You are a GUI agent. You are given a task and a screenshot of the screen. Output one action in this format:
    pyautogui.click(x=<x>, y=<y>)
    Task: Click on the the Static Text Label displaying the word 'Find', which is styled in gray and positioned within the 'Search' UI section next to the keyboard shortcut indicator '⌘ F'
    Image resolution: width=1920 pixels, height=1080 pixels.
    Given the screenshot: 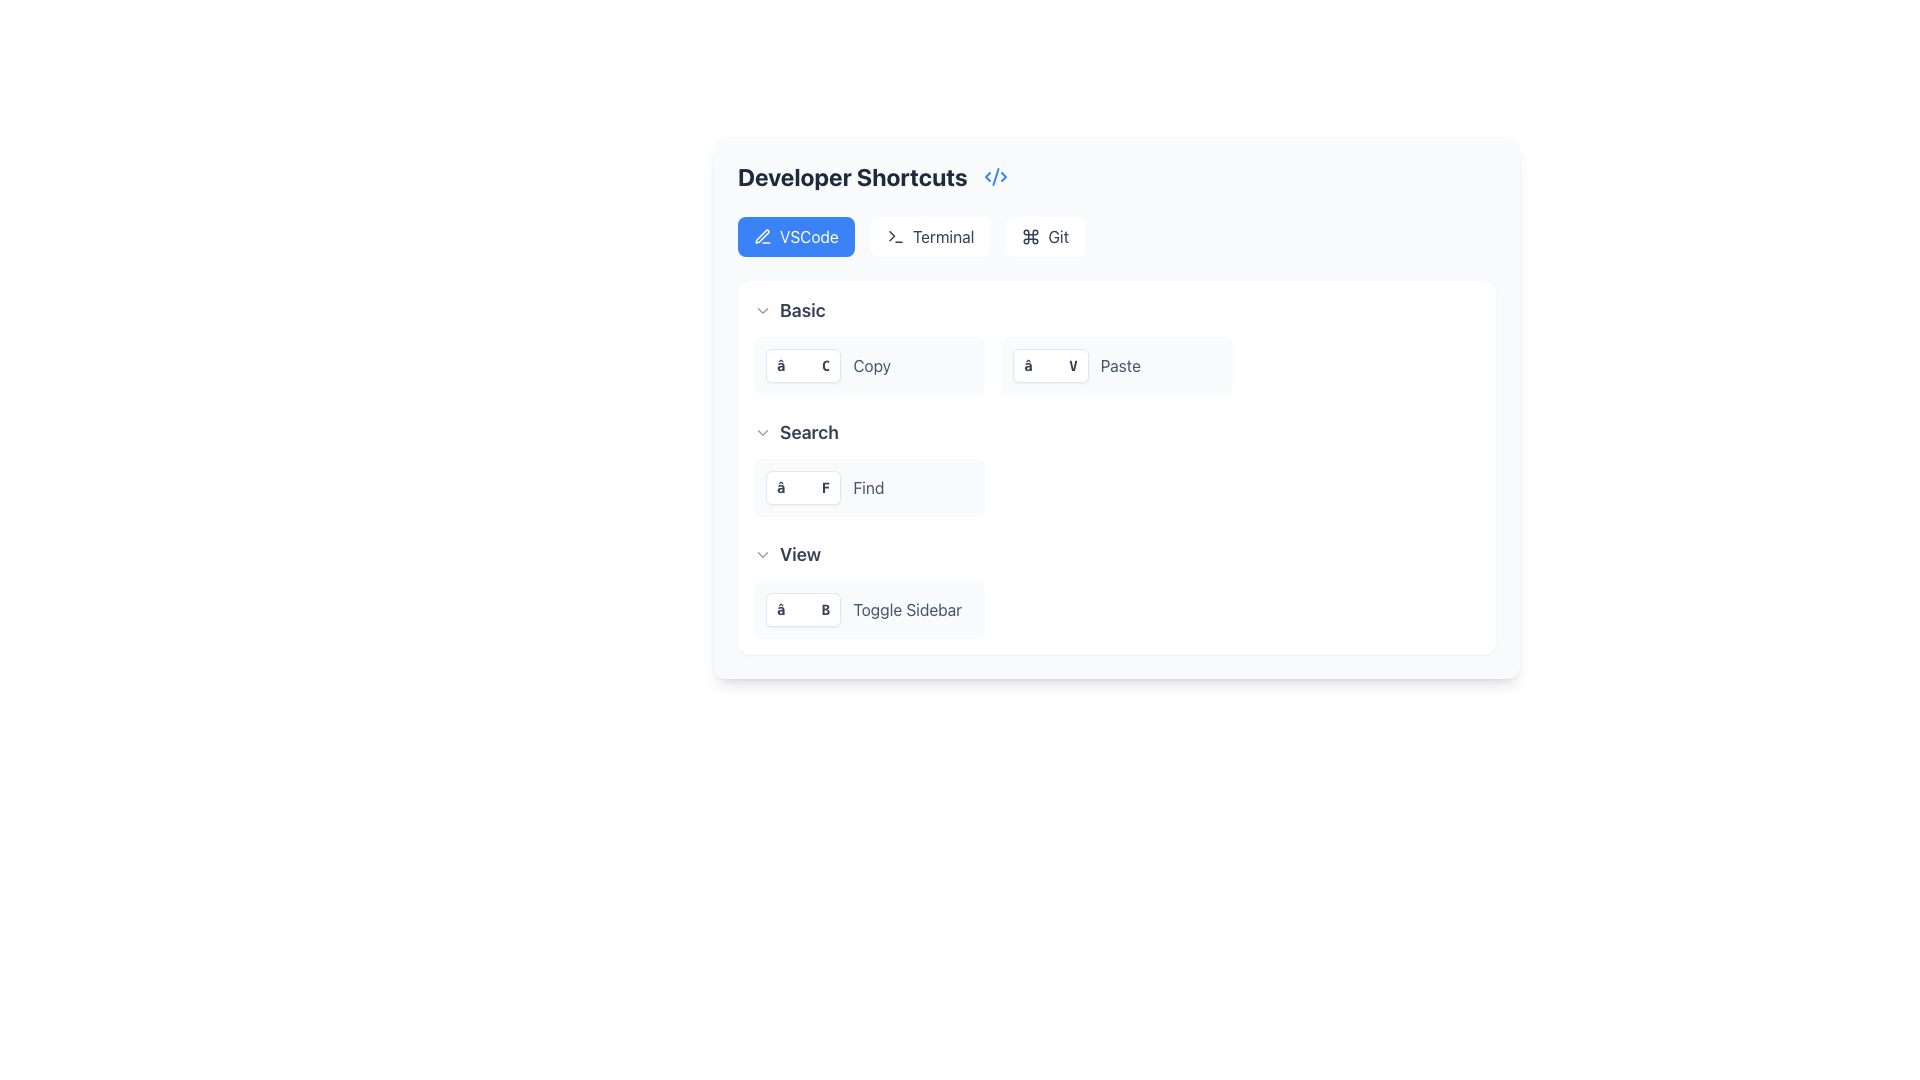 What is the action you would take?
    pyautogui.click(x=868, y=488)
    